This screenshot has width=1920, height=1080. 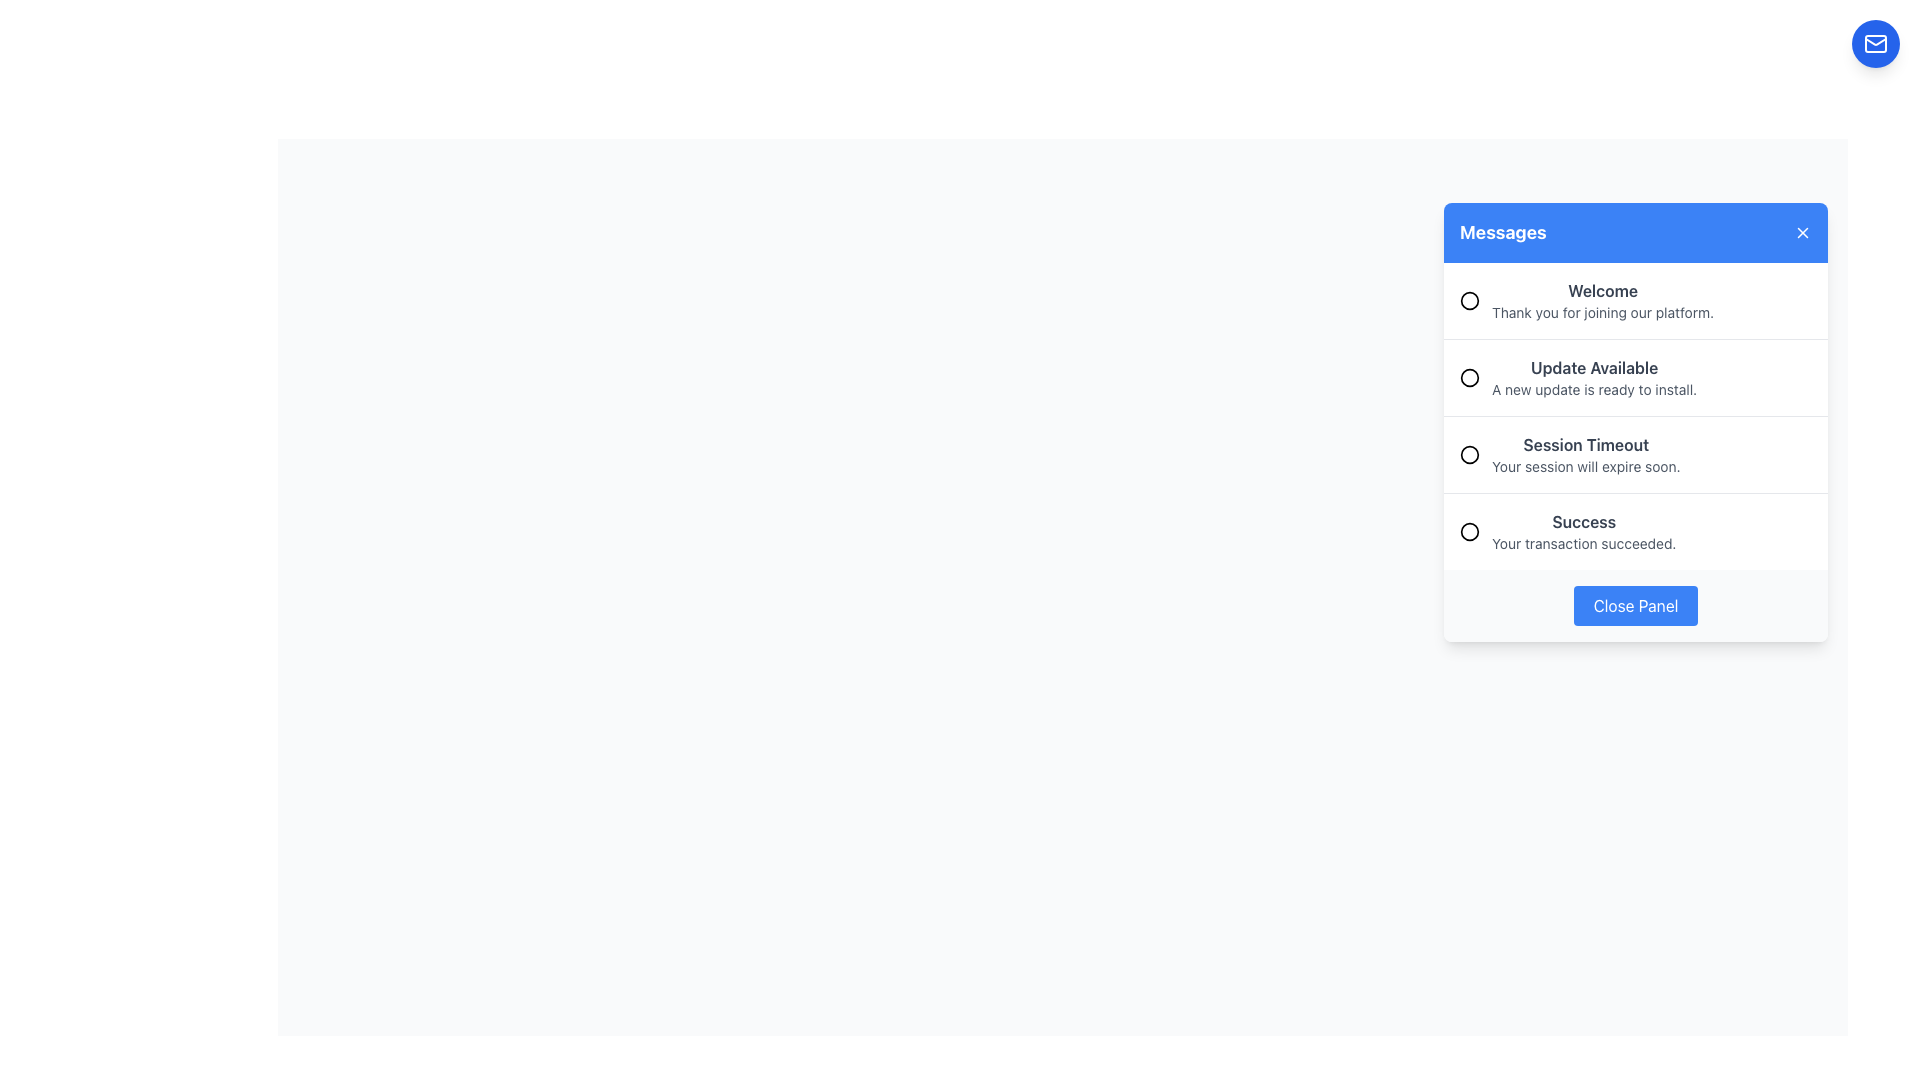 I want to click on the Informative Text Block that informs the user about an impending session timeout, situated within the 'Messages' panel, so click(x=1585, y=455).